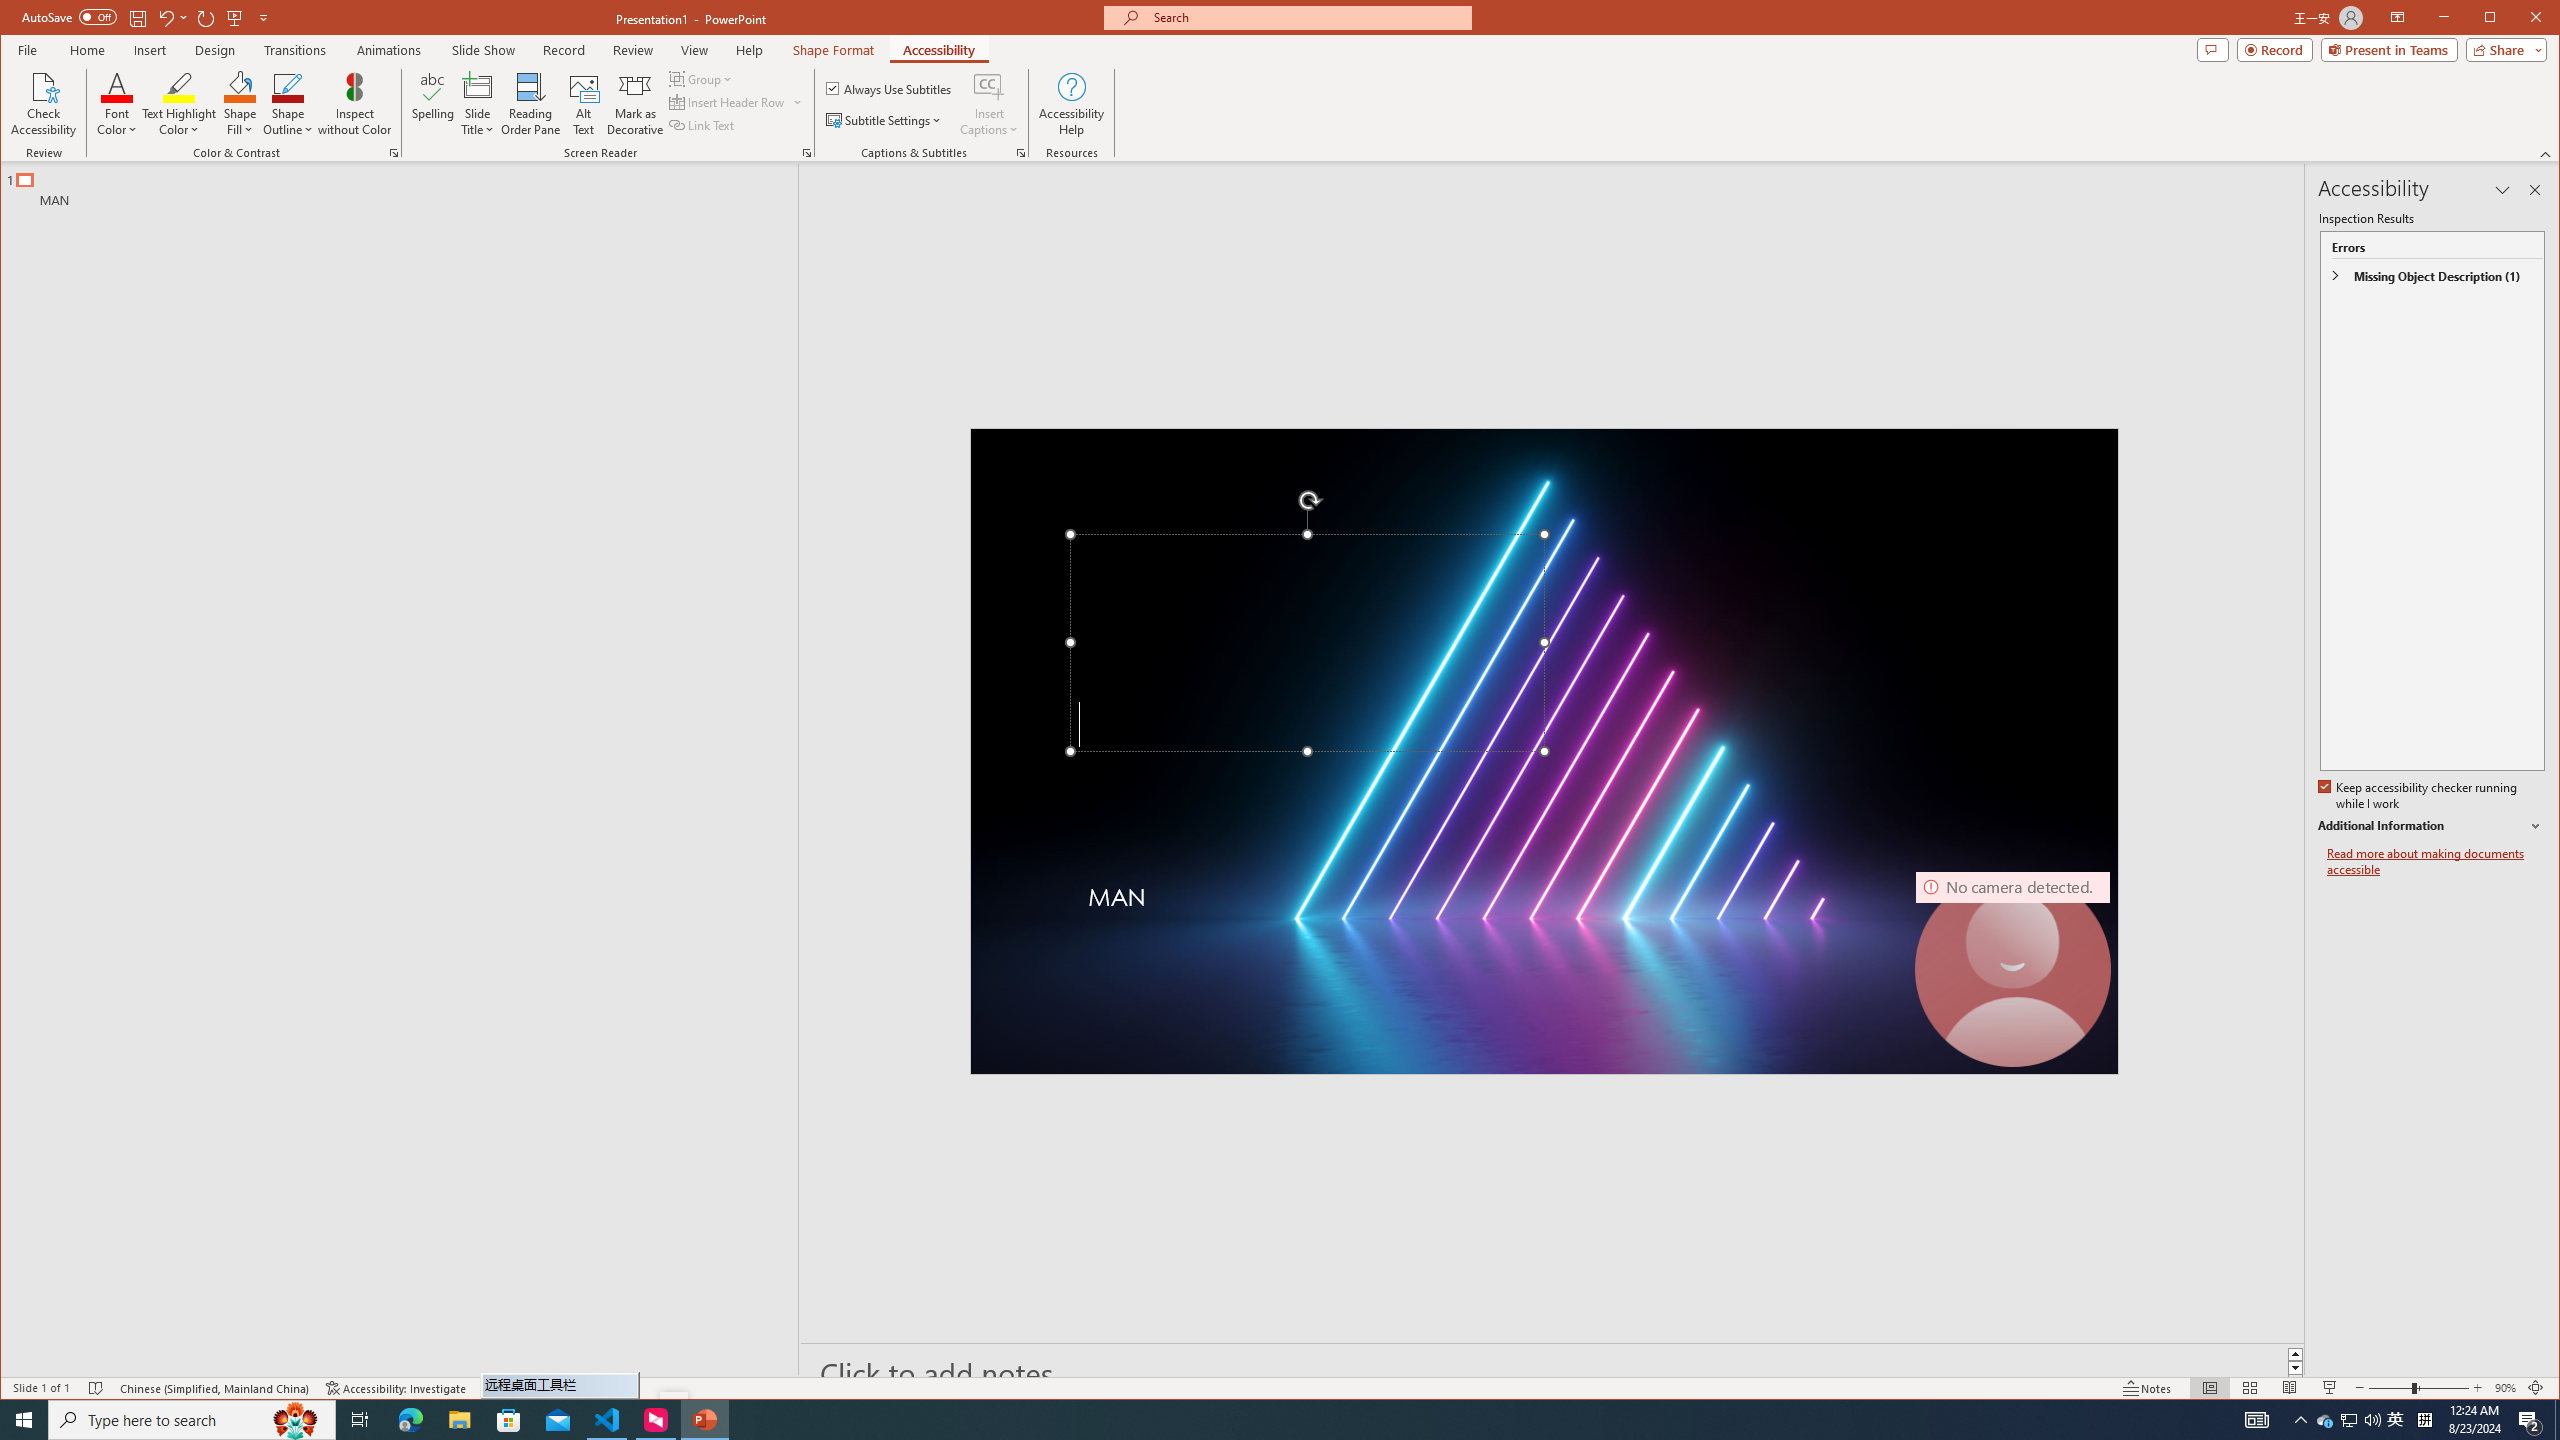 Image resolution: width=2560 pixels, height=1440 pixels. Describe the element at coordinates (407, 184) in the screenshot. I see `'Outline'` at that location.